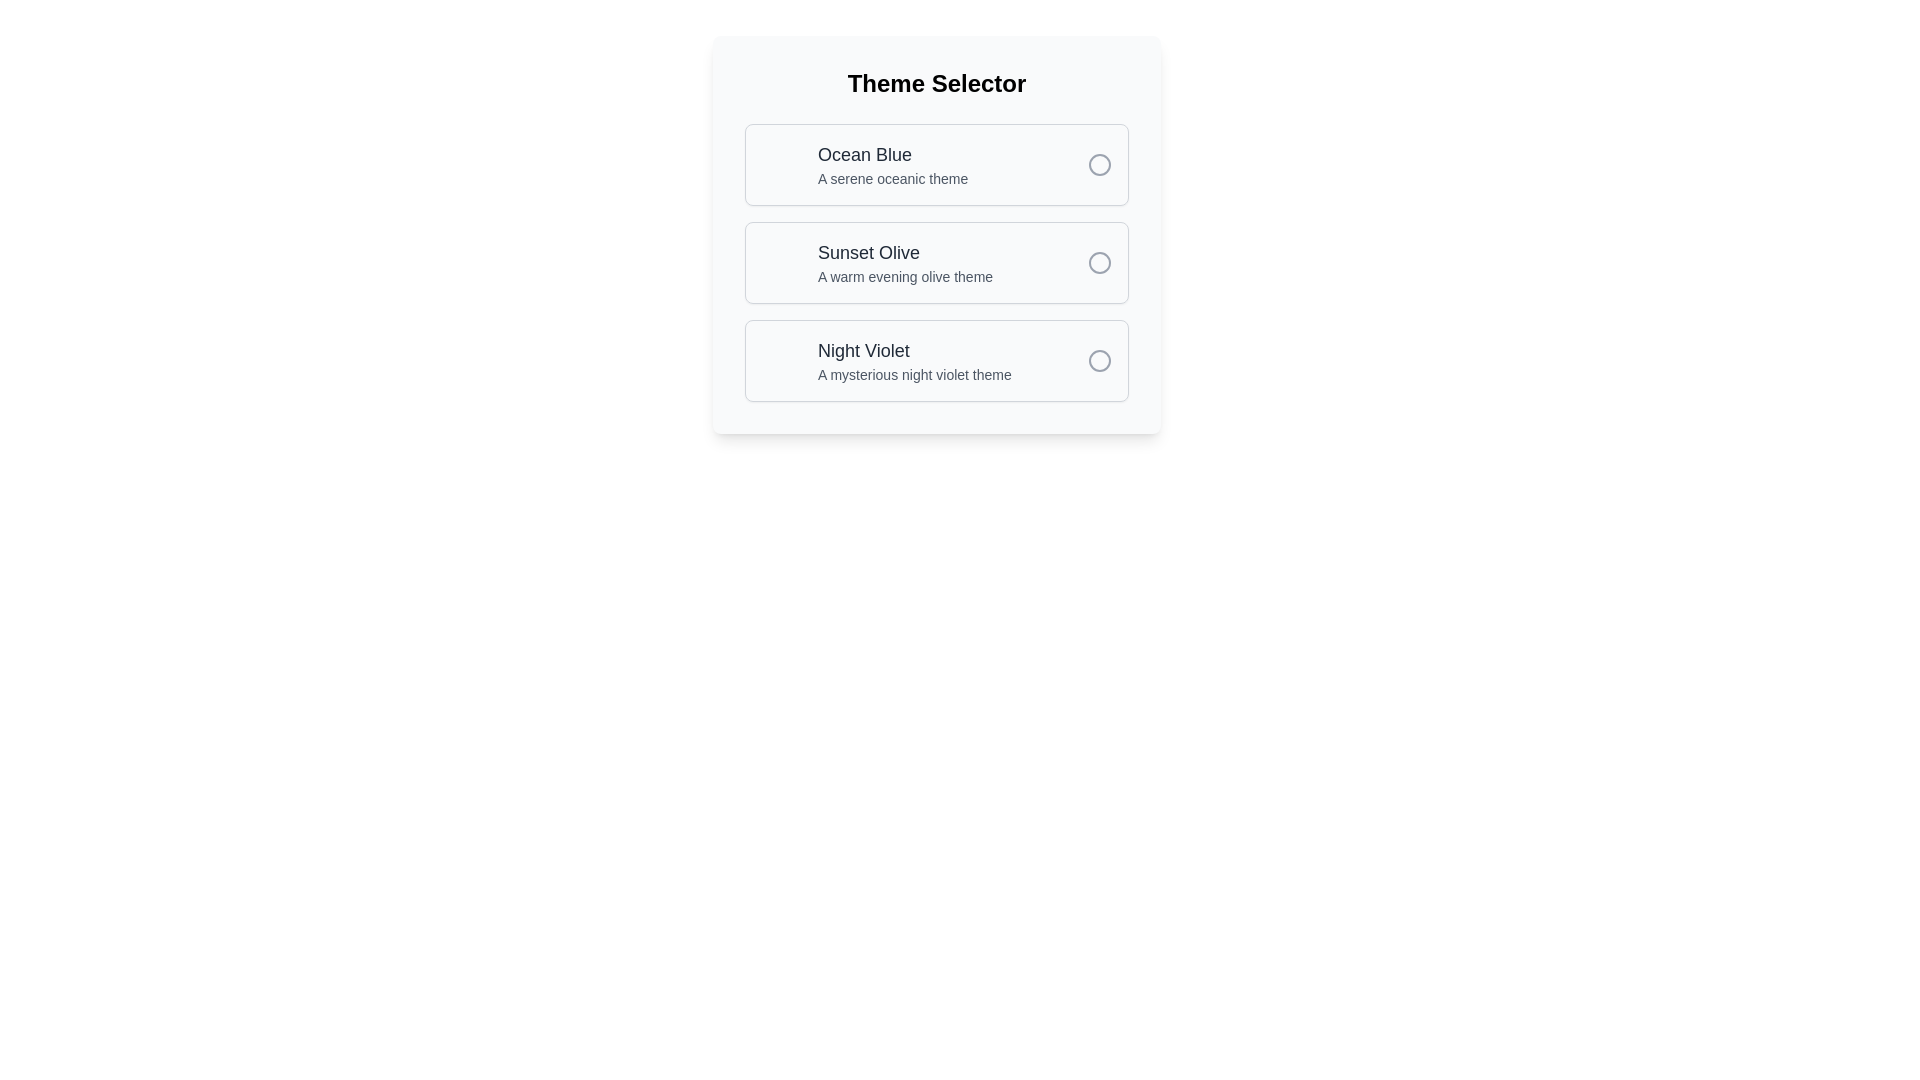  I want to click on header text 'Theme Selector' which is a bold title aligned in the center of the interface, positioned above the theme option cards, so click(935, 83).